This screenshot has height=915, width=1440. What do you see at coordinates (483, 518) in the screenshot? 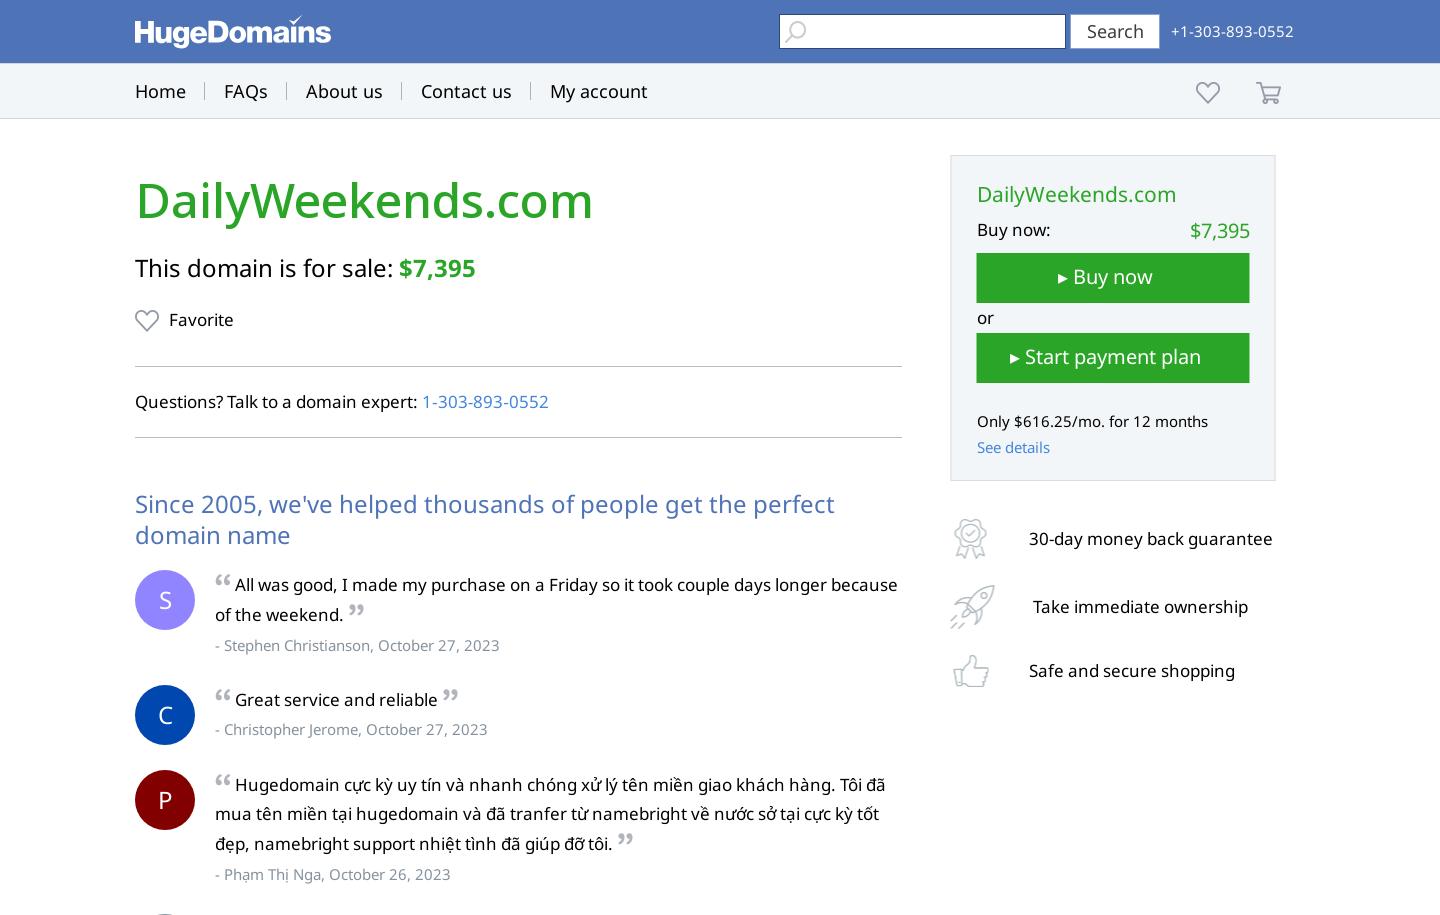
I see `'Since 2005, we've helped thousands of people get the perfect domain name'` at bounding box center [483, 518].